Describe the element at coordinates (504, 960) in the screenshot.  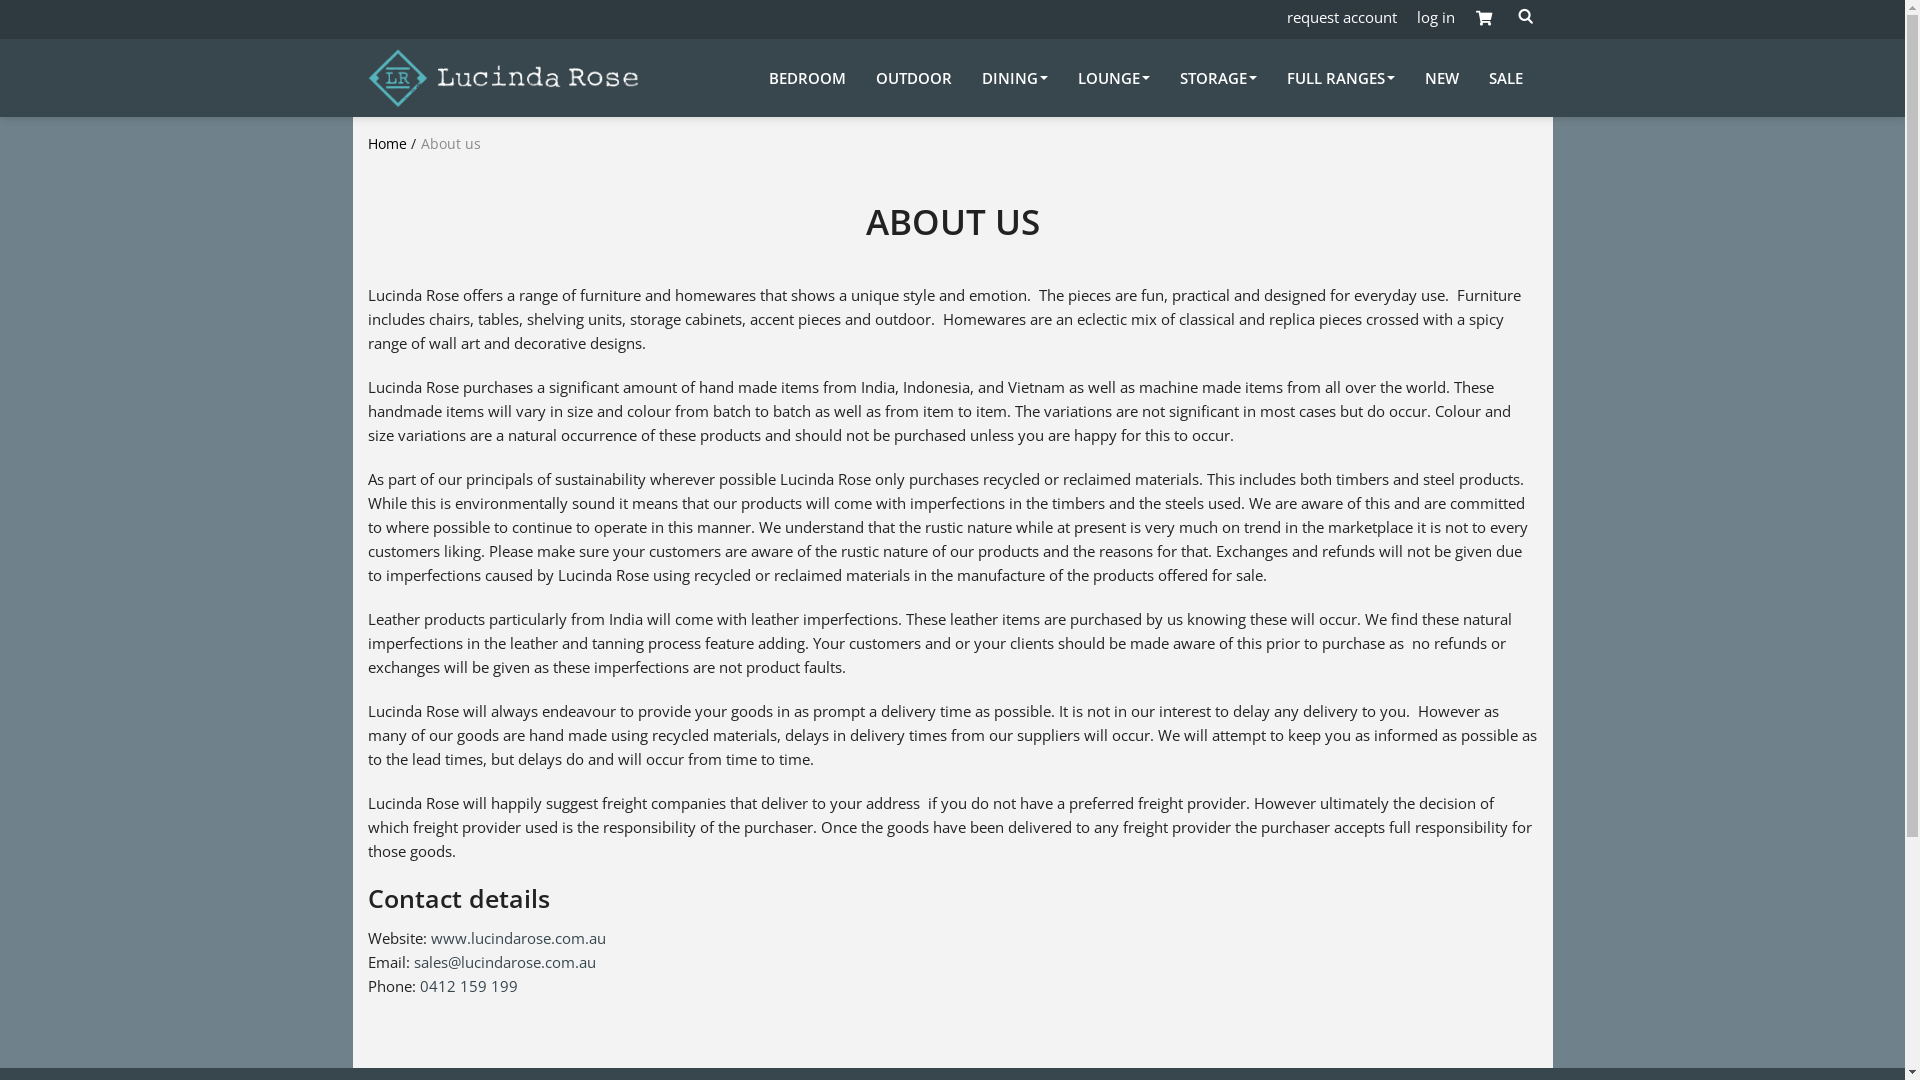
I see `'sales@lucindarose.com.au'` at that location.